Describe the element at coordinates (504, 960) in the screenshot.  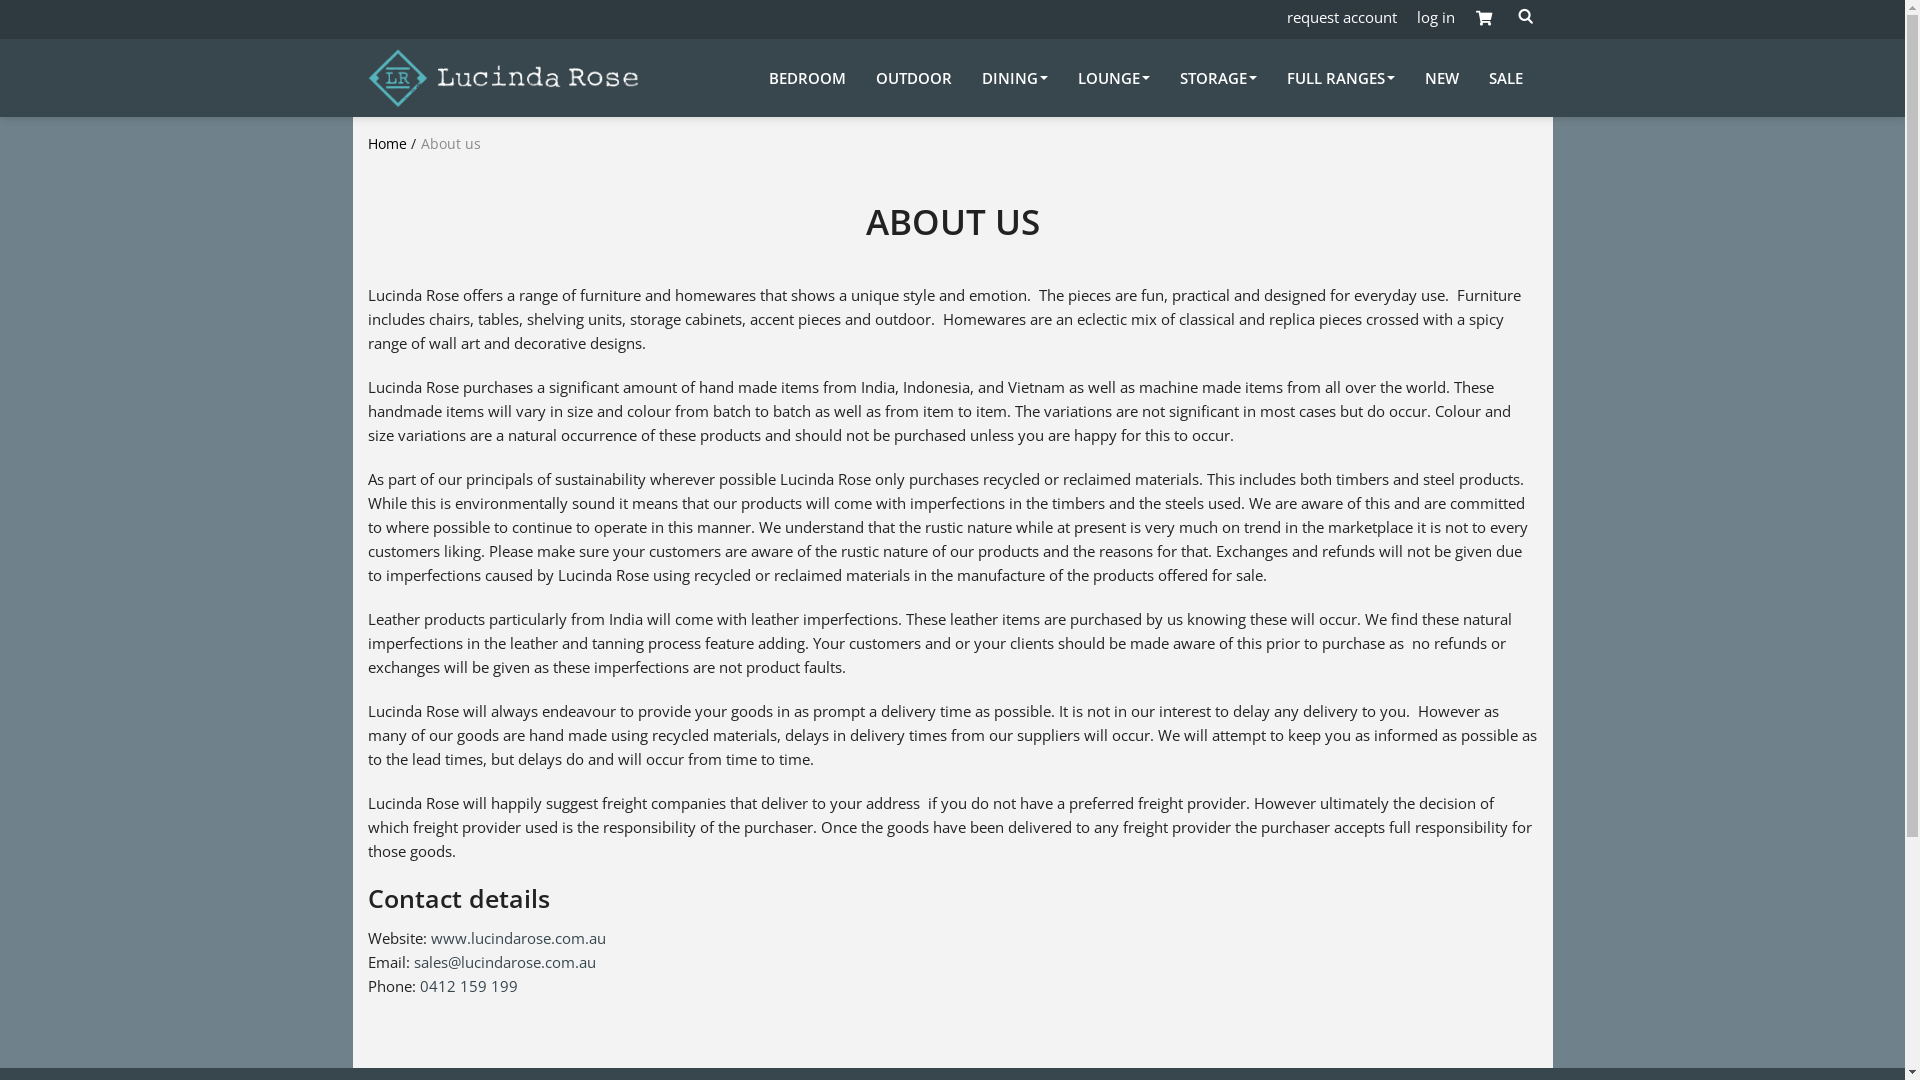
I see `'sales@lucindarose.com.au'` at that location.